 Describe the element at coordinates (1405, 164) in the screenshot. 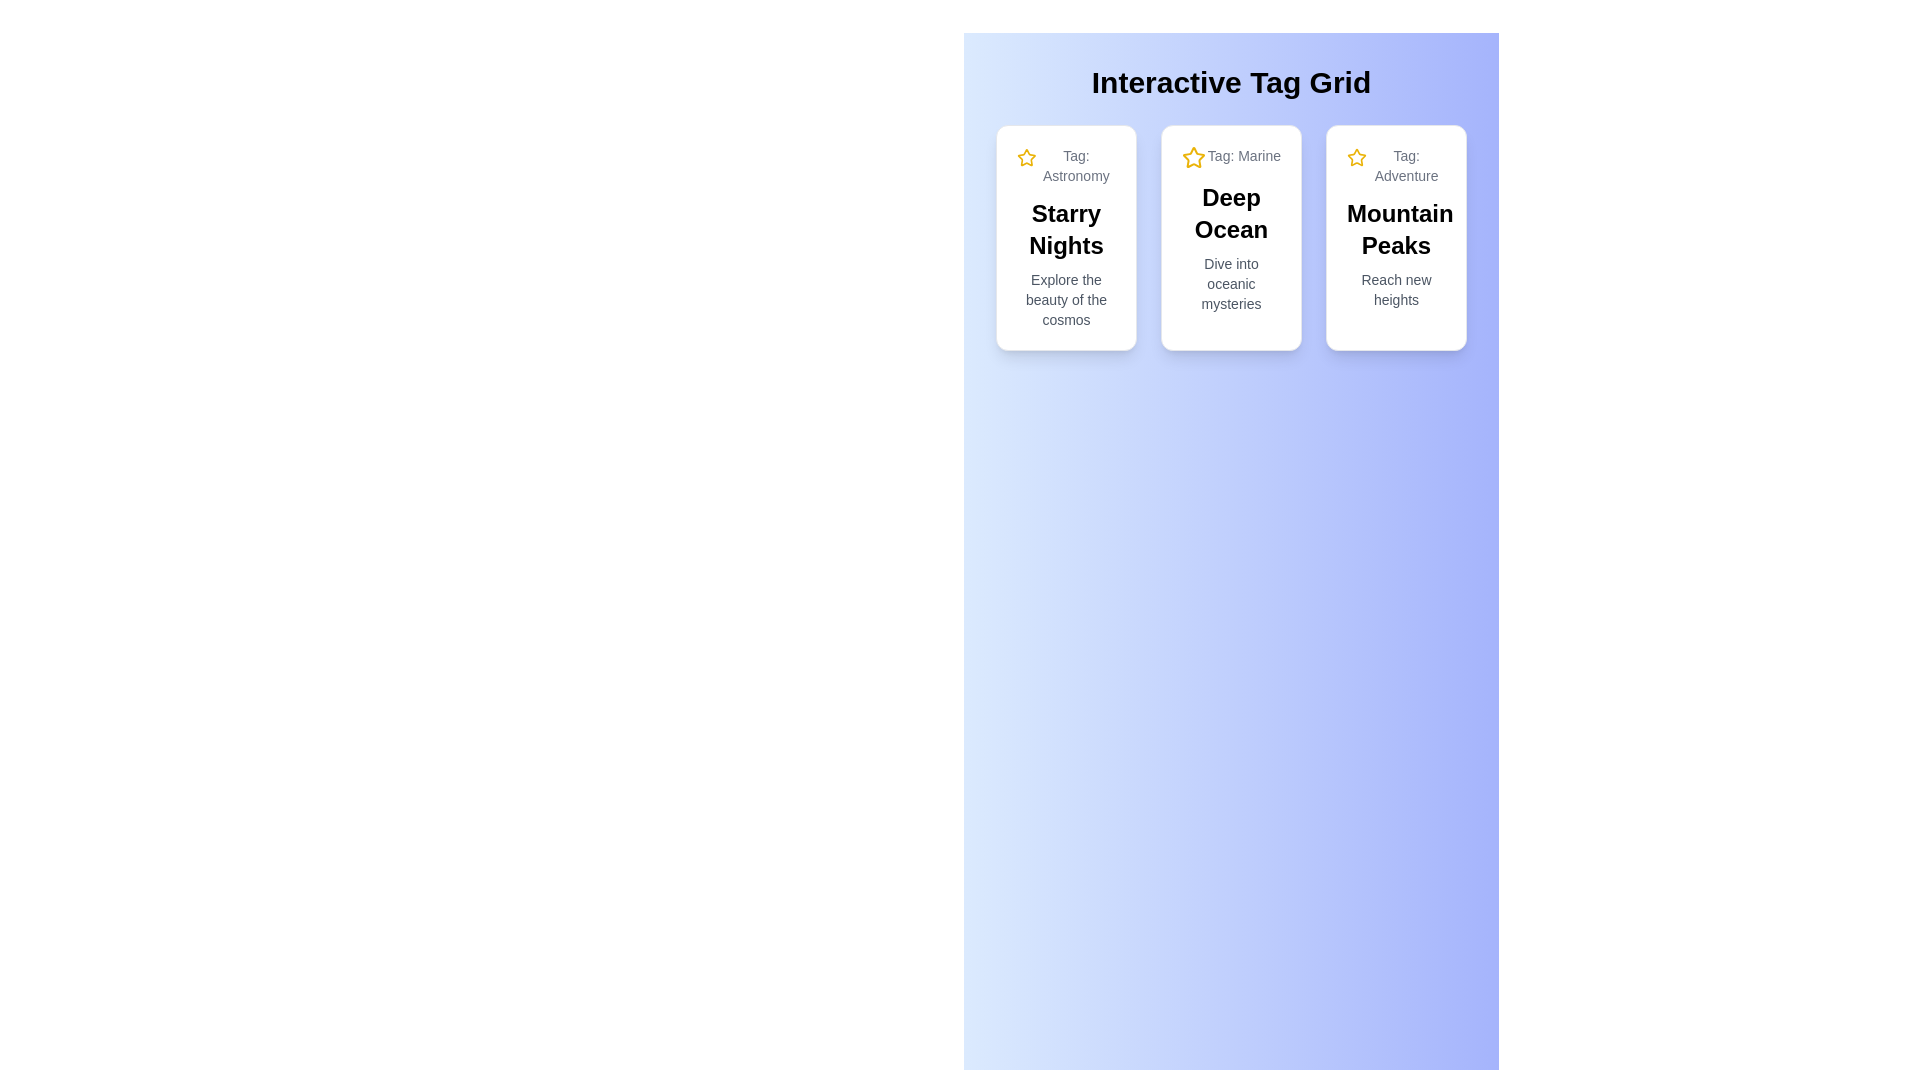

I see `the static text label that reads 'Tag: Adventure', which is styled with a small font size, gray color, and bold typeface, located in the header section of the third card from the left` at that location.